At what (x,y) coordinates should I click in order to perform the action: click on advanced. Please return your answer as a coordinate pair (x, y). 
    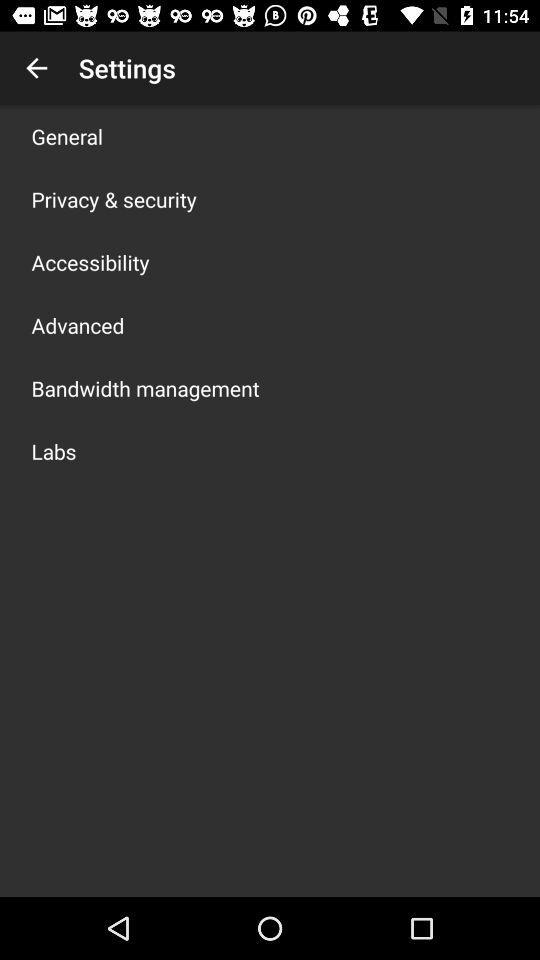
    Looking at the image, I should click on (76, 325).